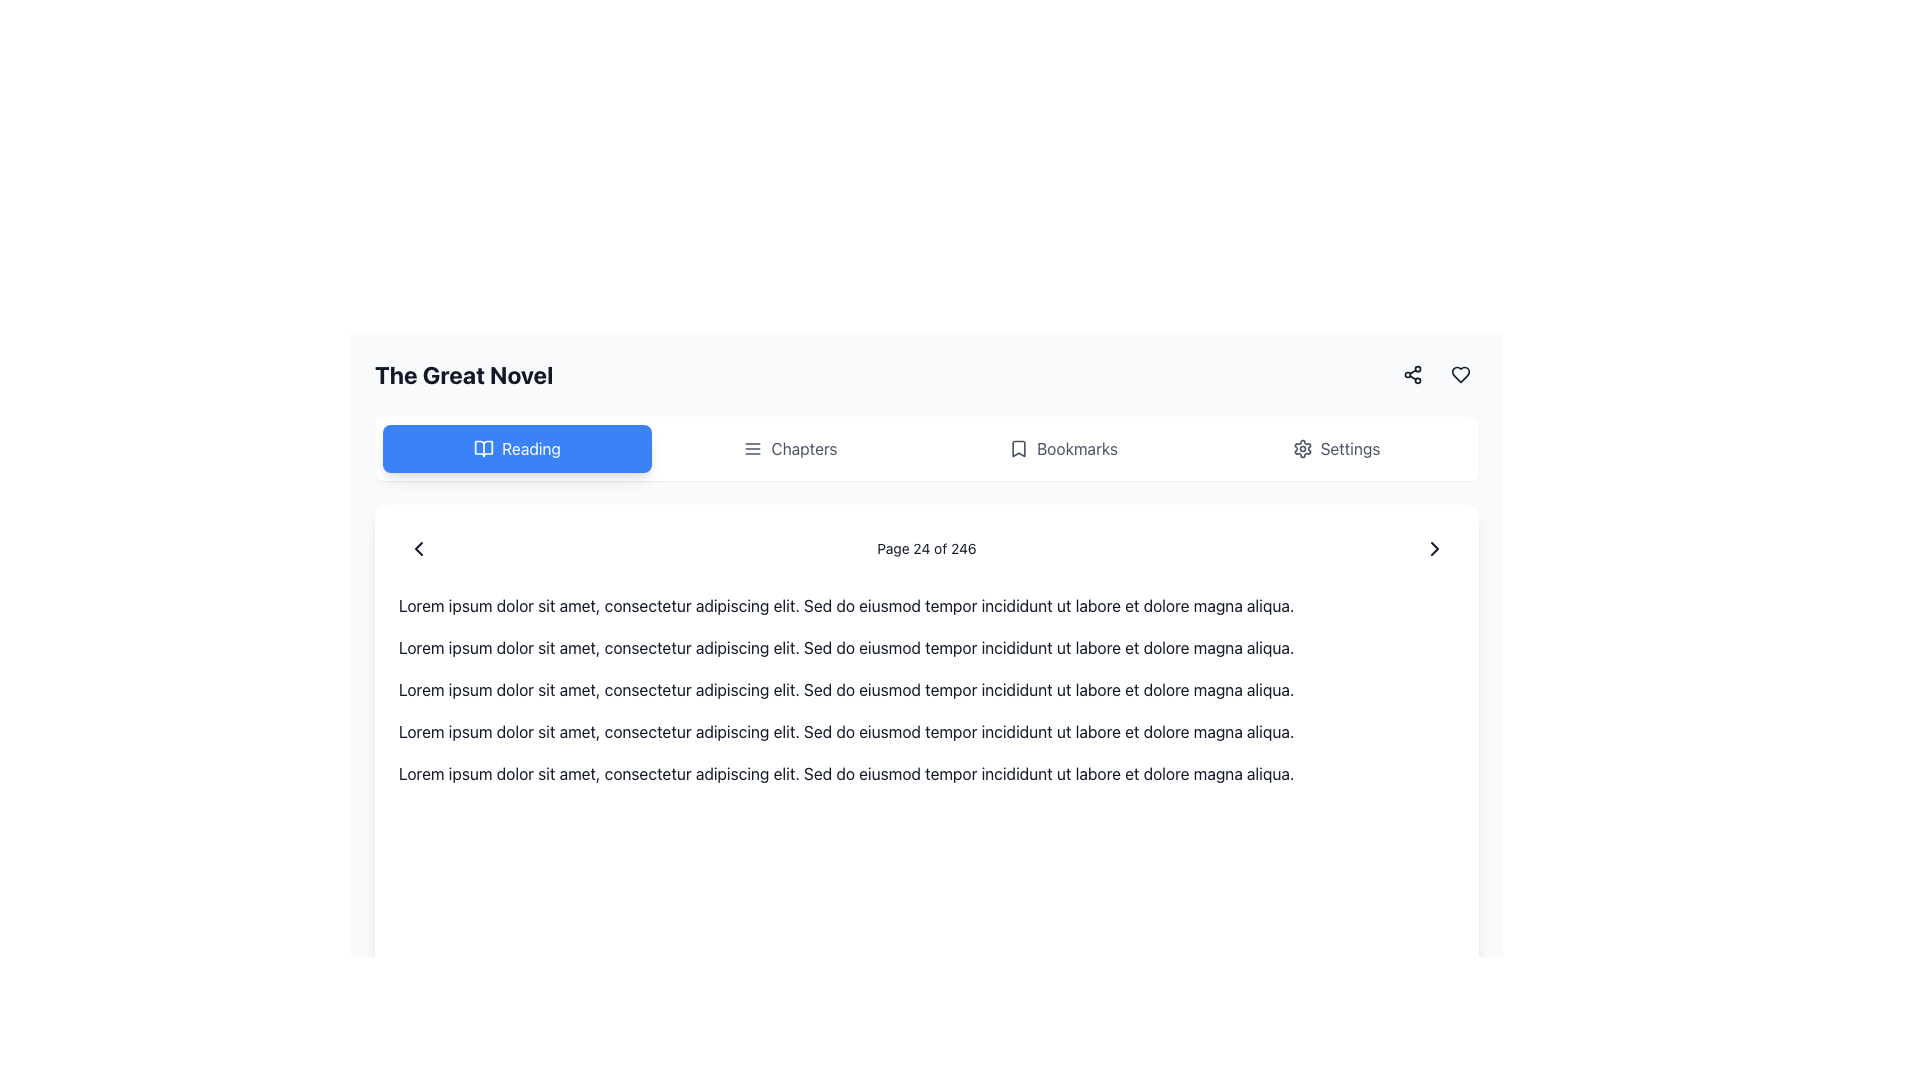  What do you see at coordinates (804, 447) in the screenshot?
I see `the 'Chapters' label located centrally in the horizontal navigation bar to trigger the visual highlight effect` at bounding box center [804, 447].